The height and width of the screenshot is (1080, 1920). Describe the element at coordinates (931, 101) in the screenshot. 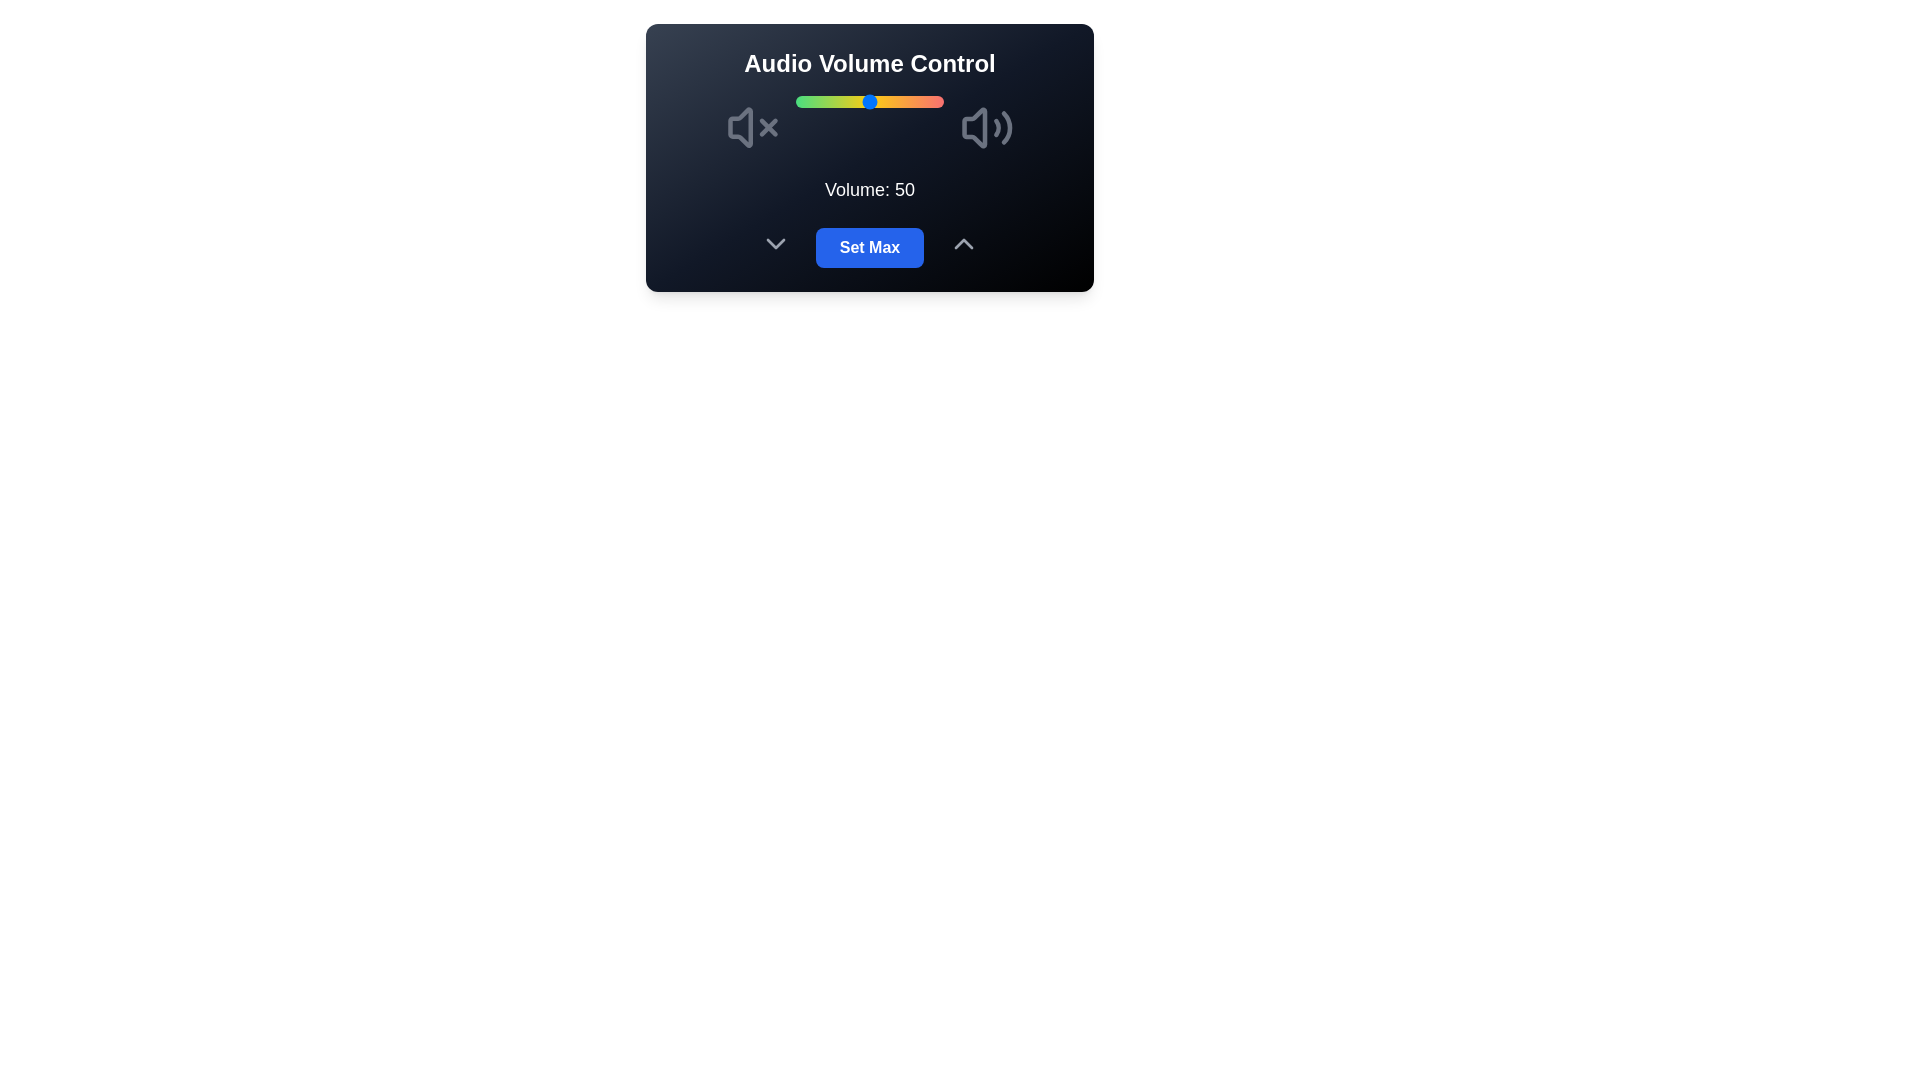

I see `the volume slider to 92 percent` at that location.